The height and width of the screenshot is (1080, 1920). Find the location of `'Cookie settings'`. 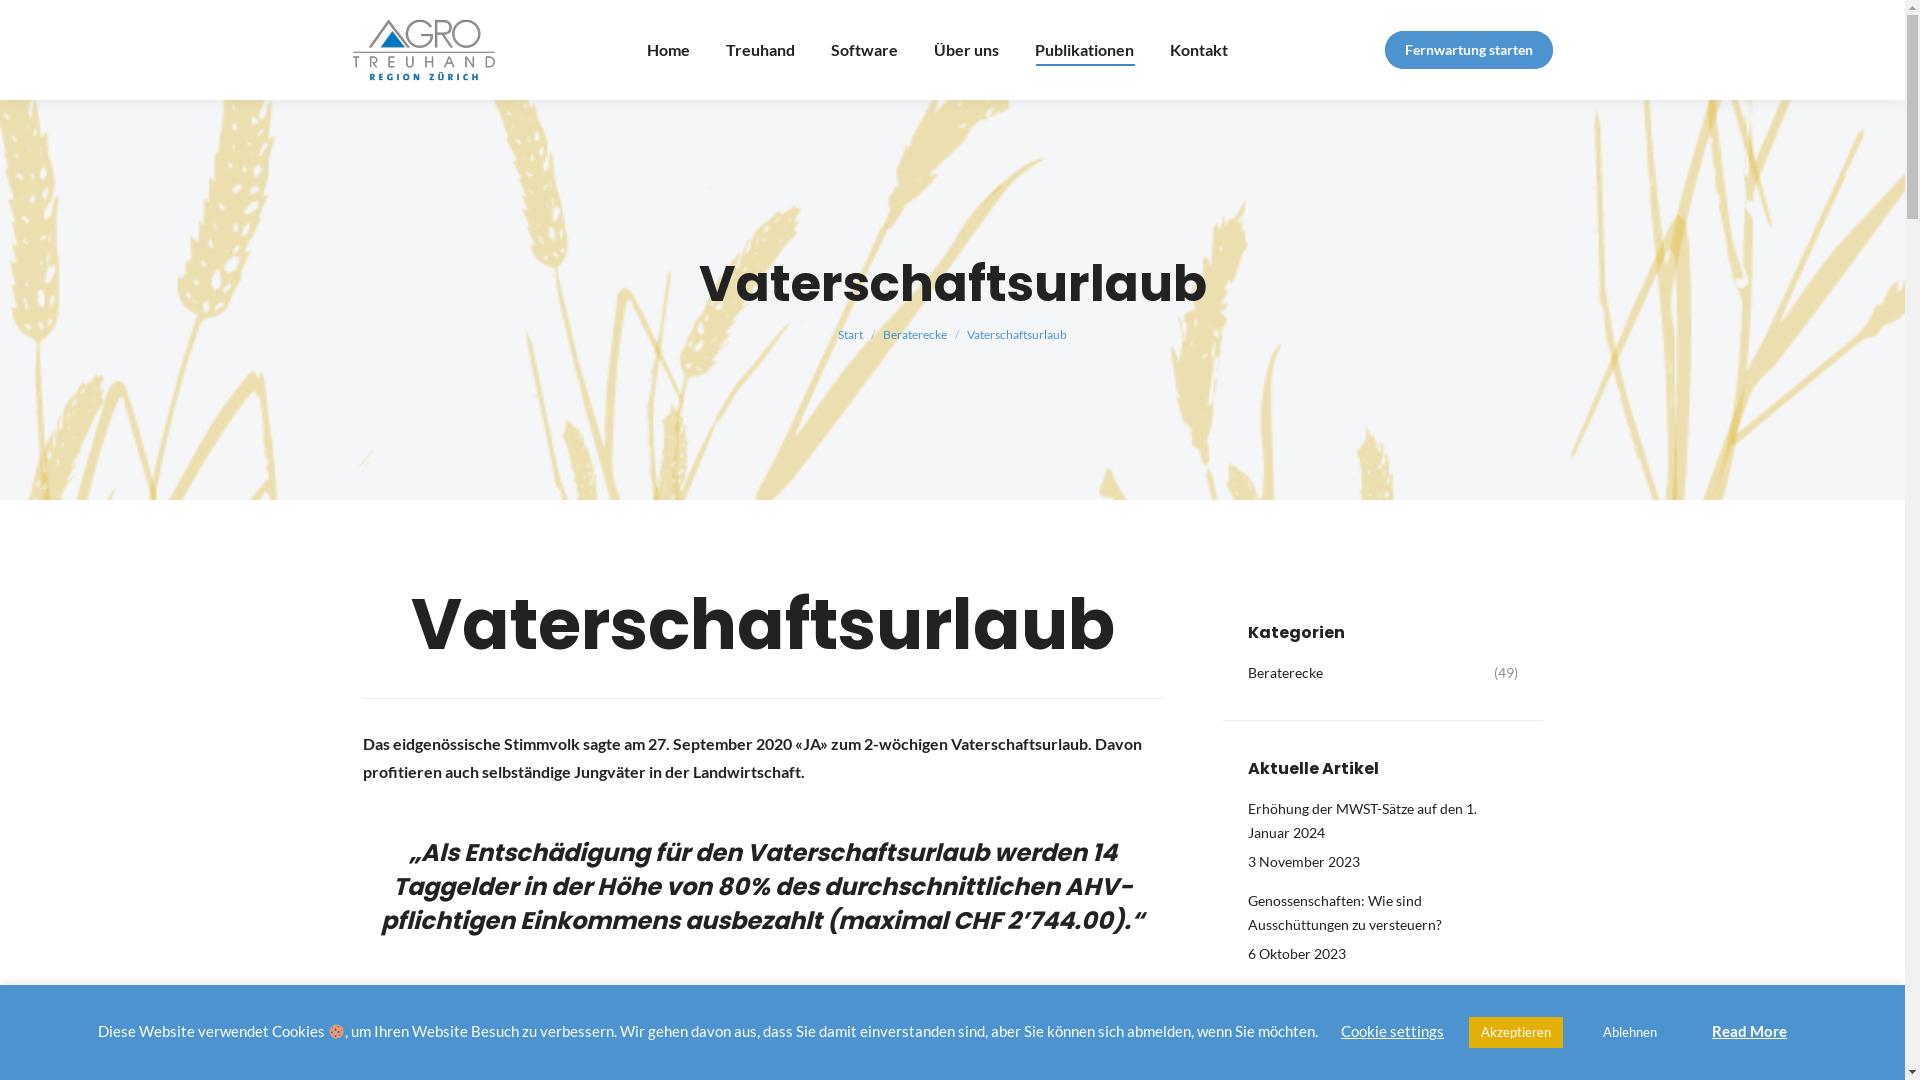

'Cookie settings' is located at coordinates (1391, 1030).